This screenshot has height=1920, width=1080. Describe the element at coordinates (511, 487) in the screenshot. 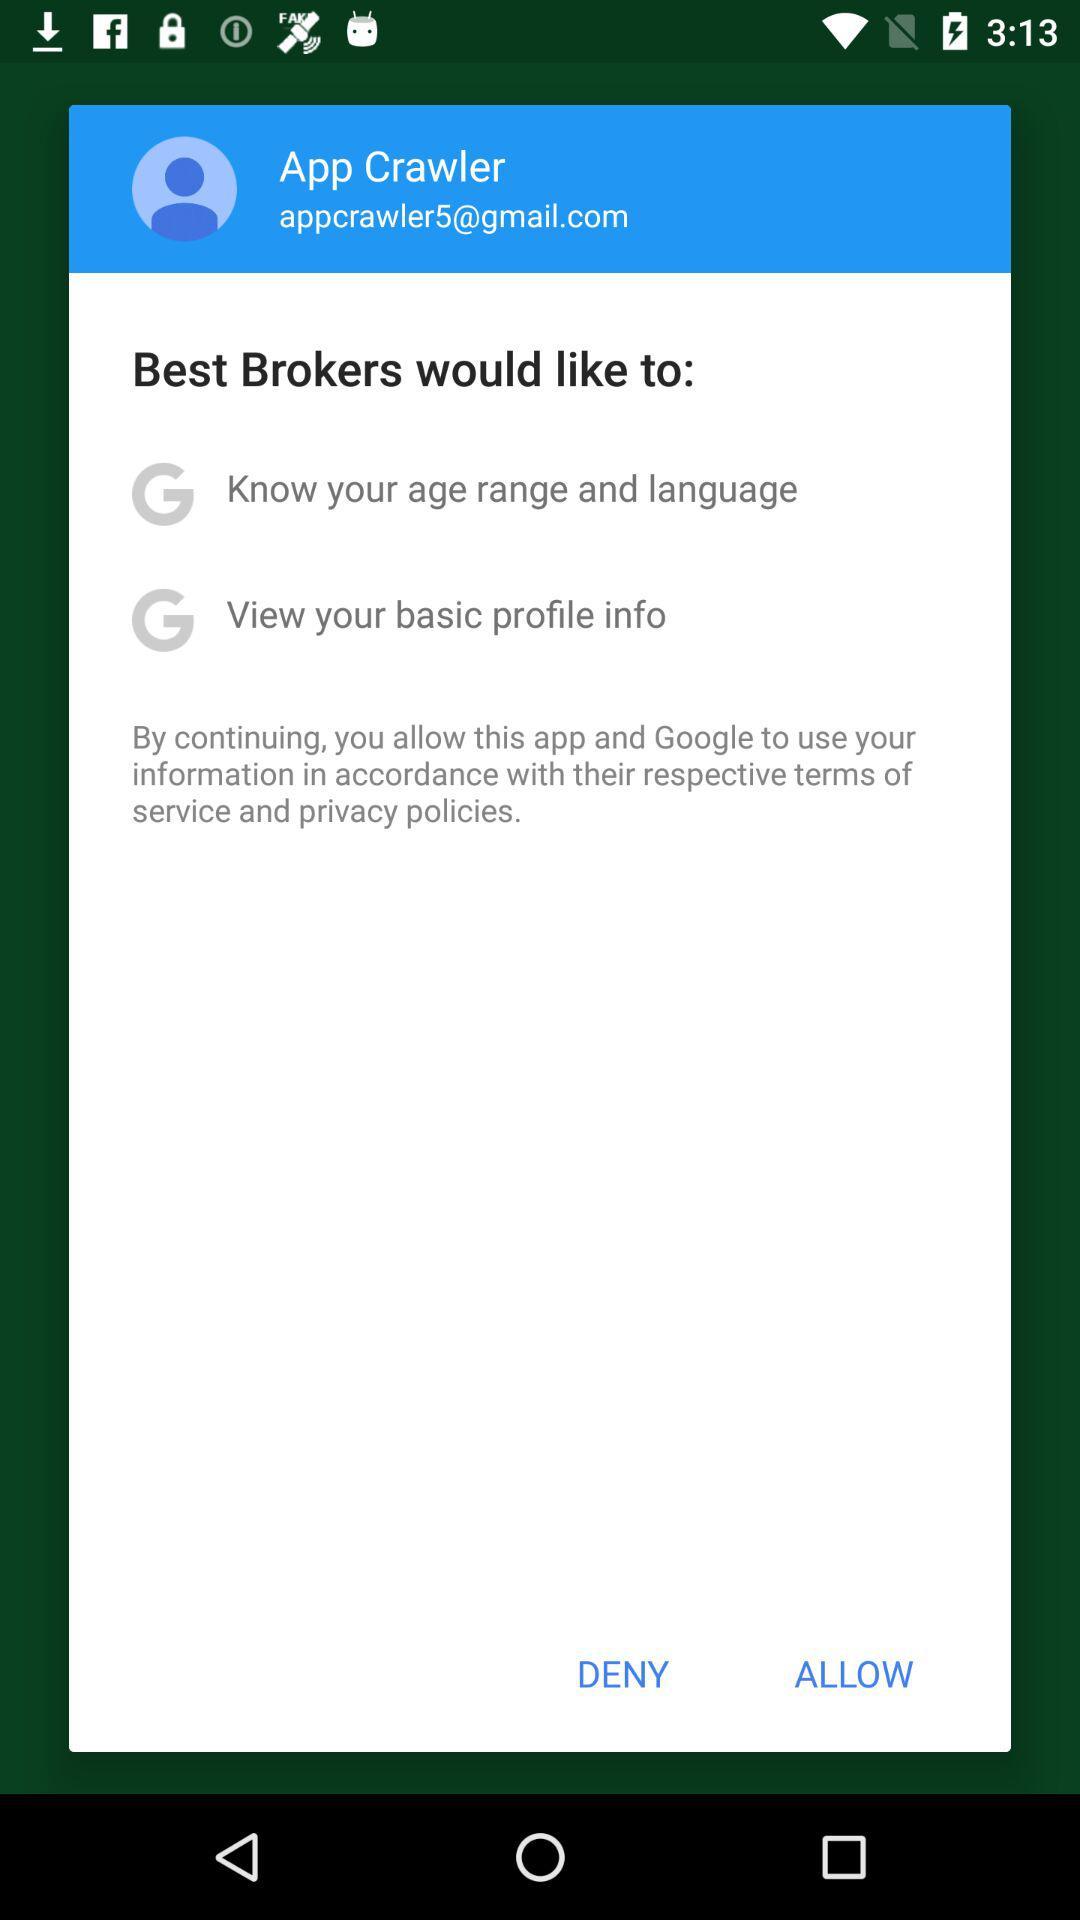

I see `know your age item` at that location.